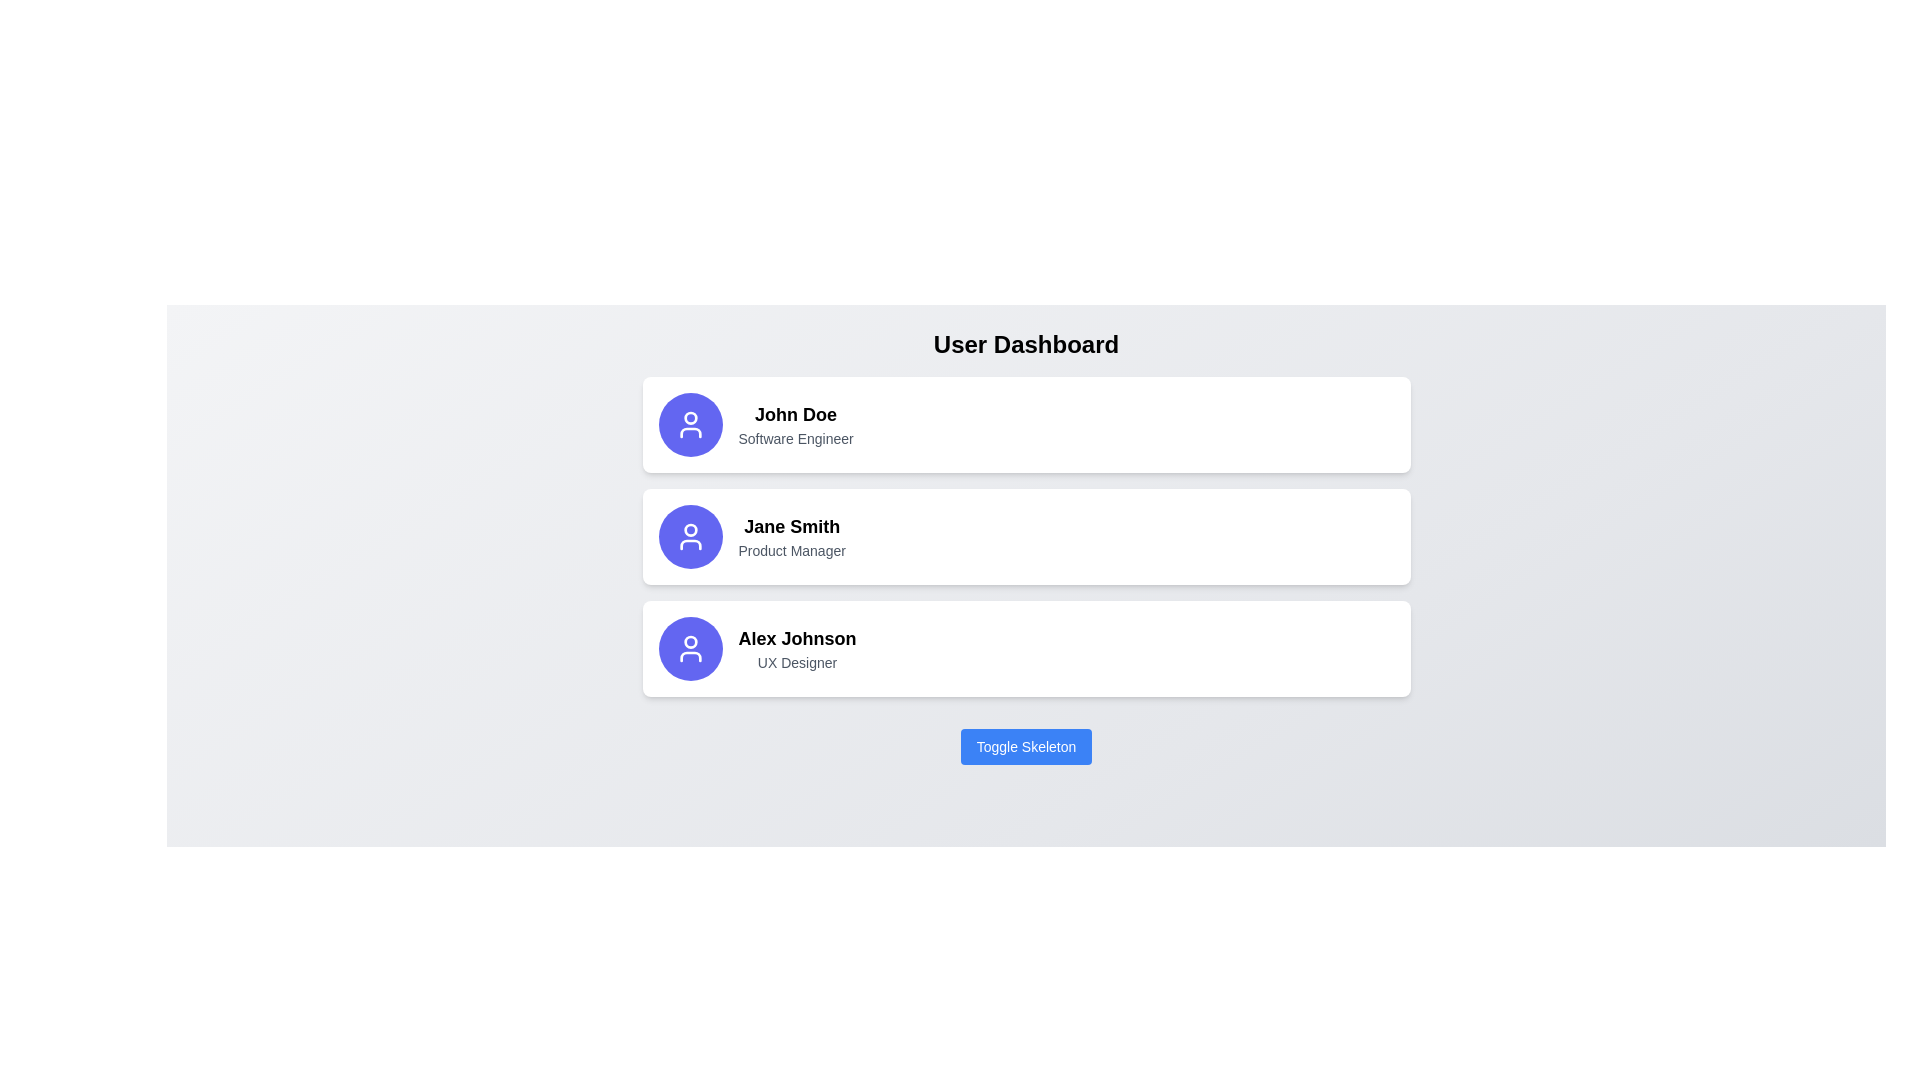 This screenshot has width=1920, height=1080. Describe the element at coordinates (791, 535) in the screenshot. I see `the Text Display element that provides information about the user, located in the second row of user profile cards, directly below 'John Doe' and above 'Alex Johnson'` at that location.